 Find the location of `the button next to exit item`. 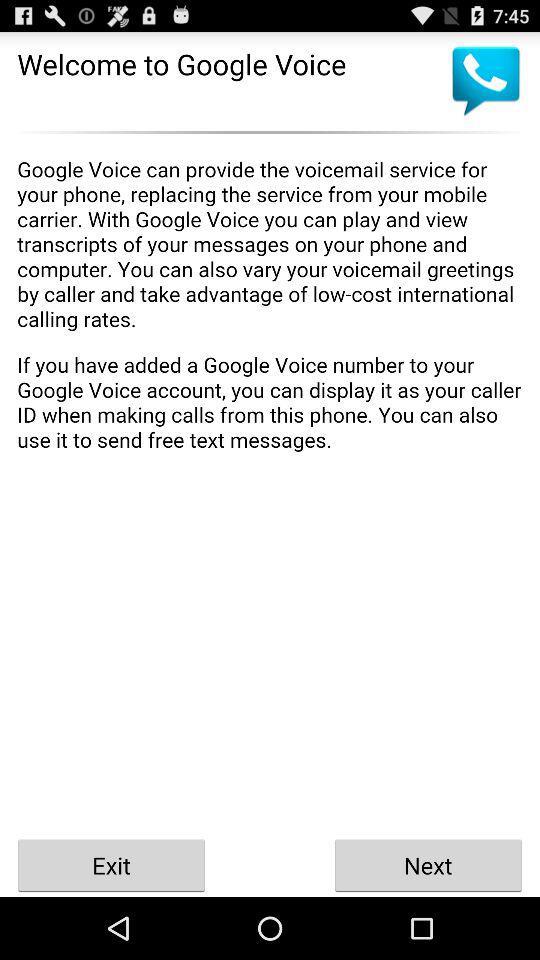

the button next to exit item is located at coordinates (427, 864).